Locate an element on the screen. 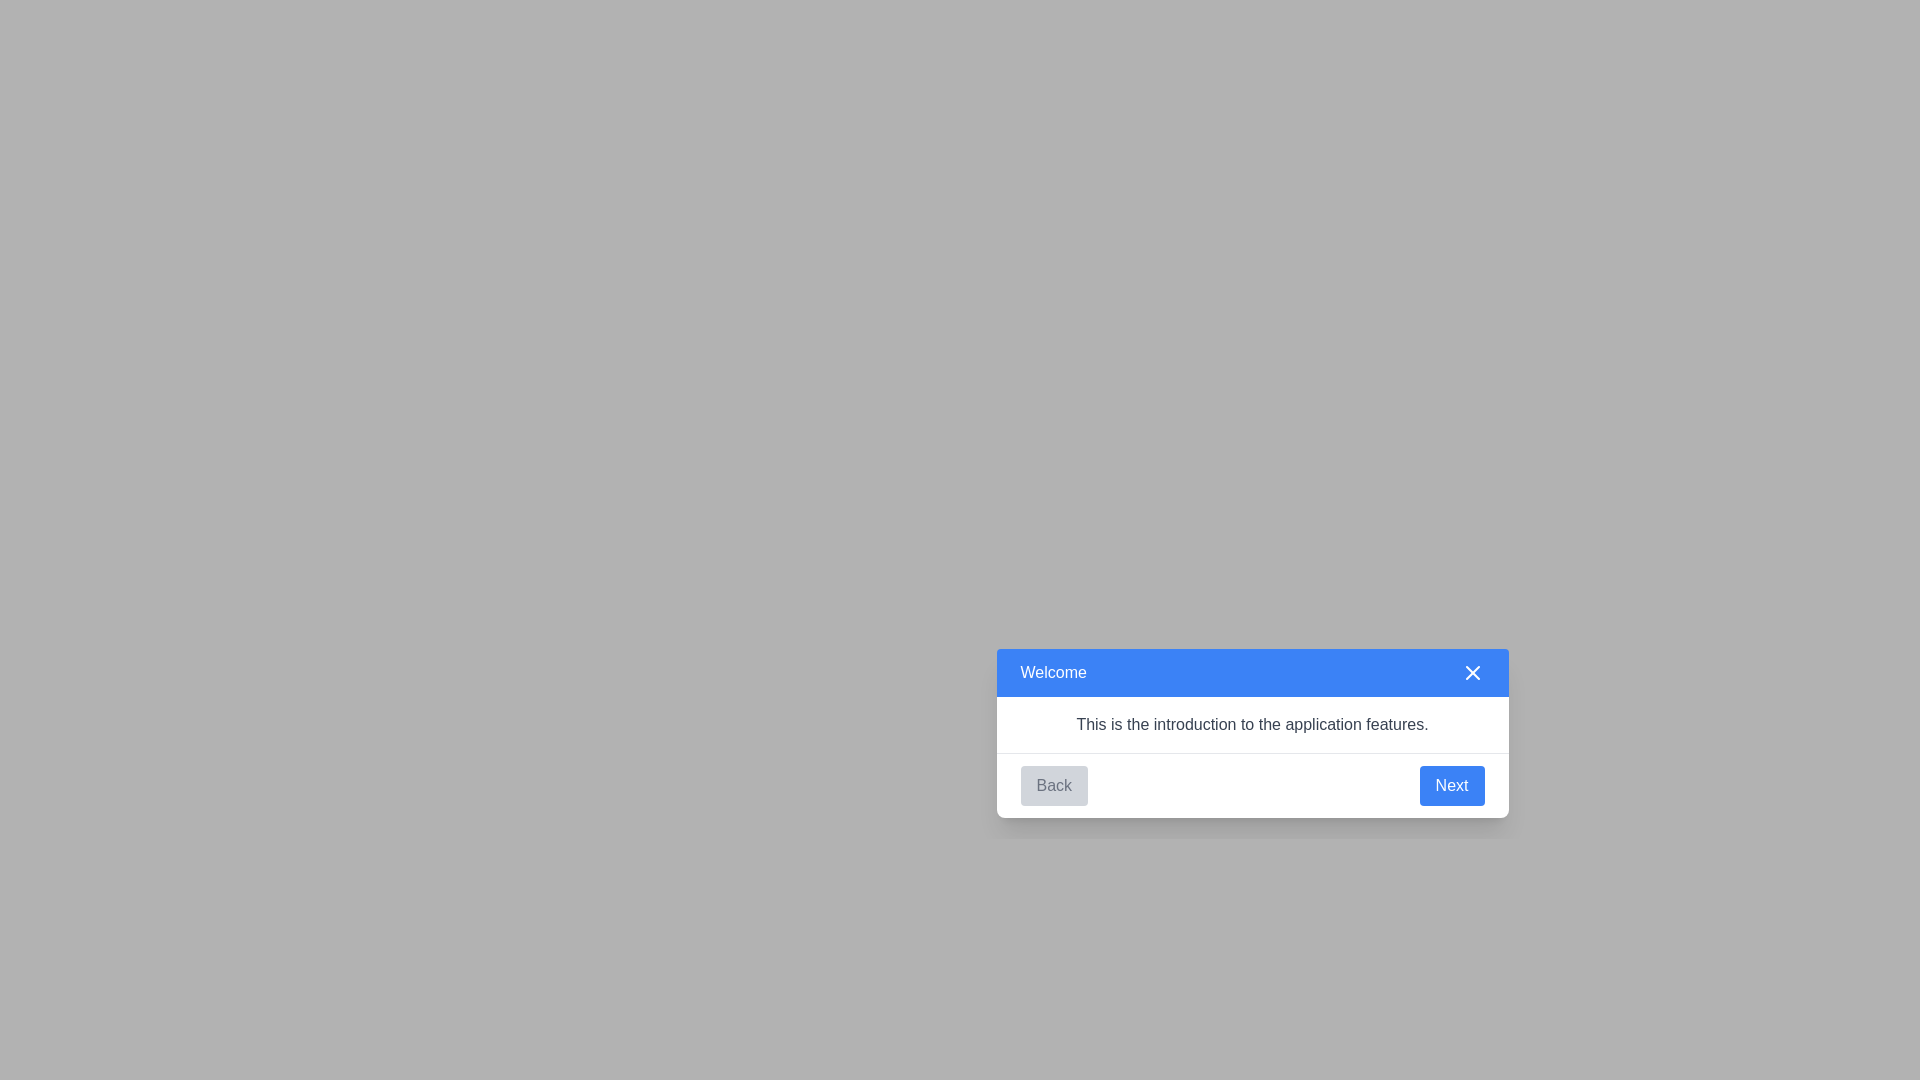 The height and width of the screenshot is (1080, 1920). the 'Next' button, which is a rectangular button with a blue background and white text, located on the right side of the modal's footer is located at coordinates (1452, 784).